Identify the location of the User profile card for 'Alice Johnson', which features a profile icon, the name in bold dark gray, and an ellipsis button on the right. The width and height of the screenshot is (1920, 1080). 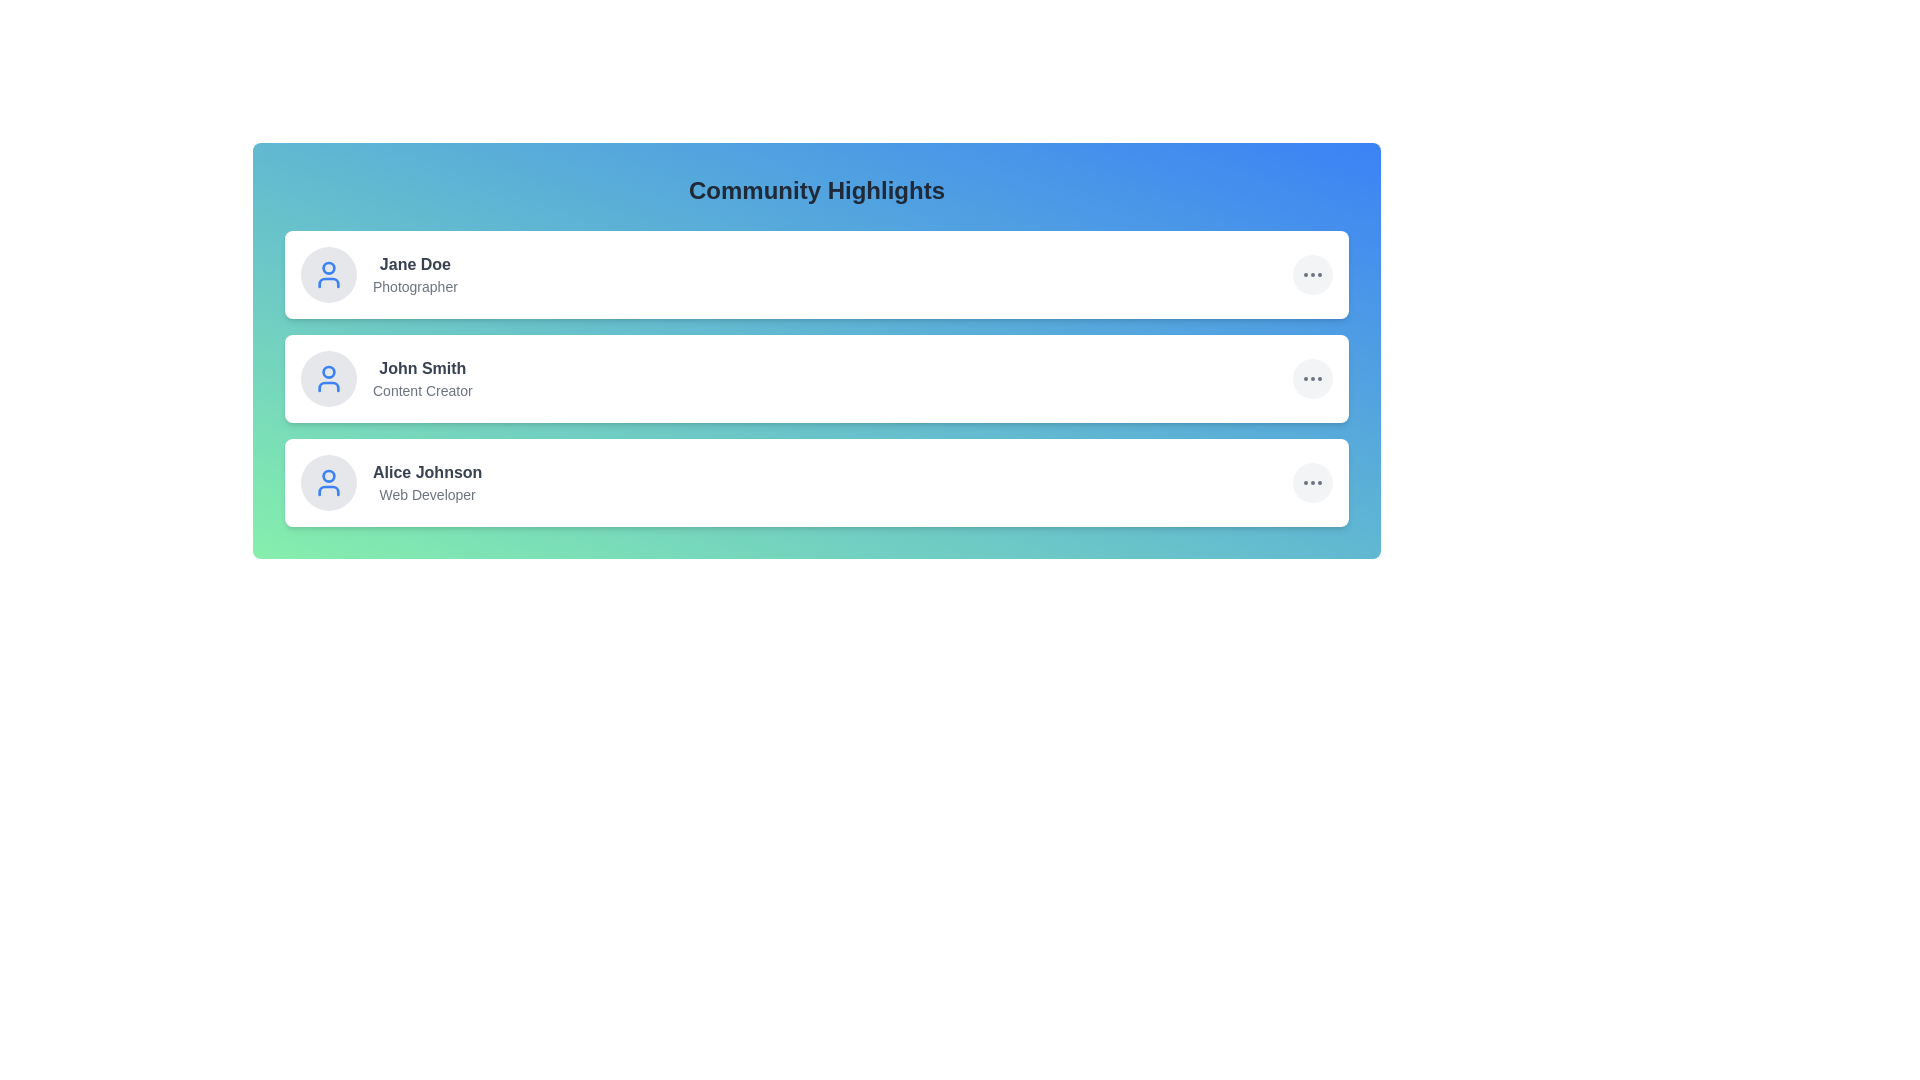
(816, 482).